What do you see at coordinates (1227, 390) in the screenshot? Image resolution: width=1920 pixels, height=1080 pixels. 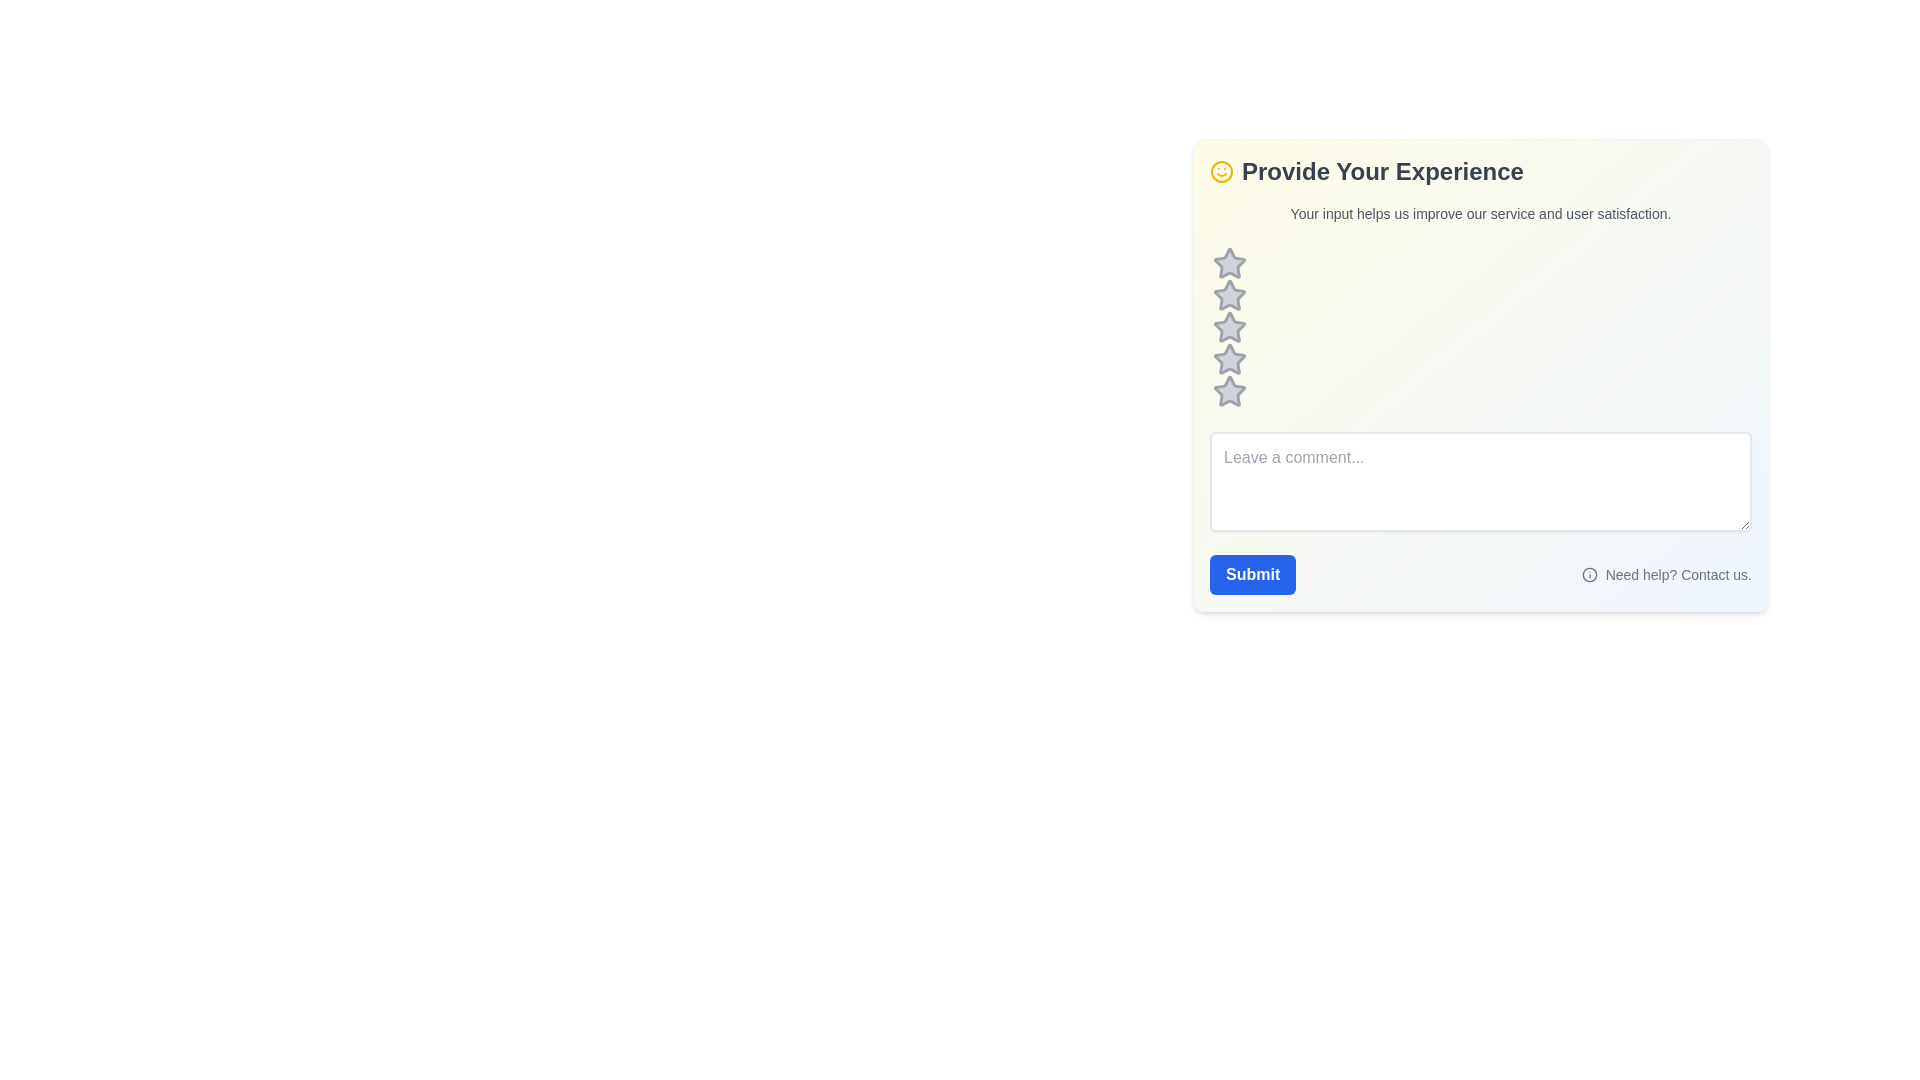 I see `the fifth star icon in the rating system located on the right-side panel` at bounding box center [1227, 390].